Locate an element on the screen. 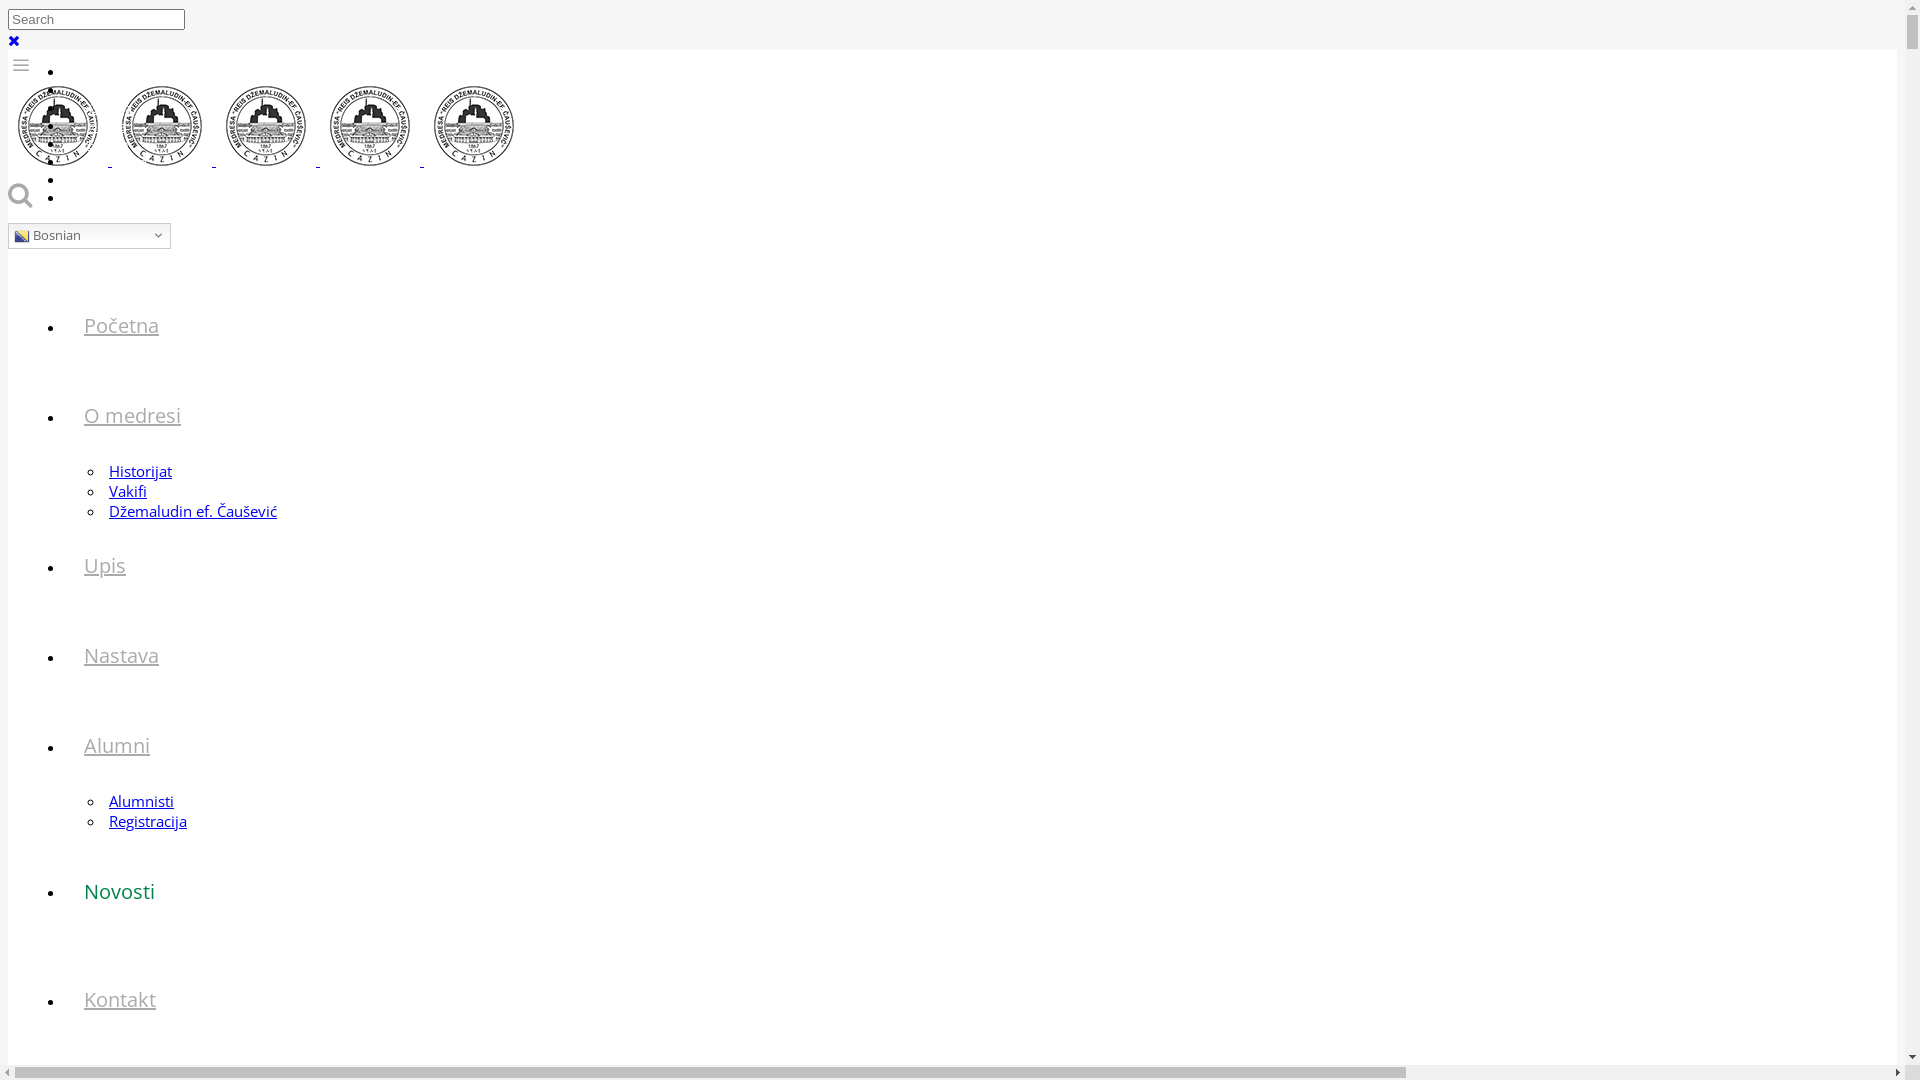 The height and width of the screenshot is (1080, 1920). 'Bosnian' is located at coordinates (8, 234).